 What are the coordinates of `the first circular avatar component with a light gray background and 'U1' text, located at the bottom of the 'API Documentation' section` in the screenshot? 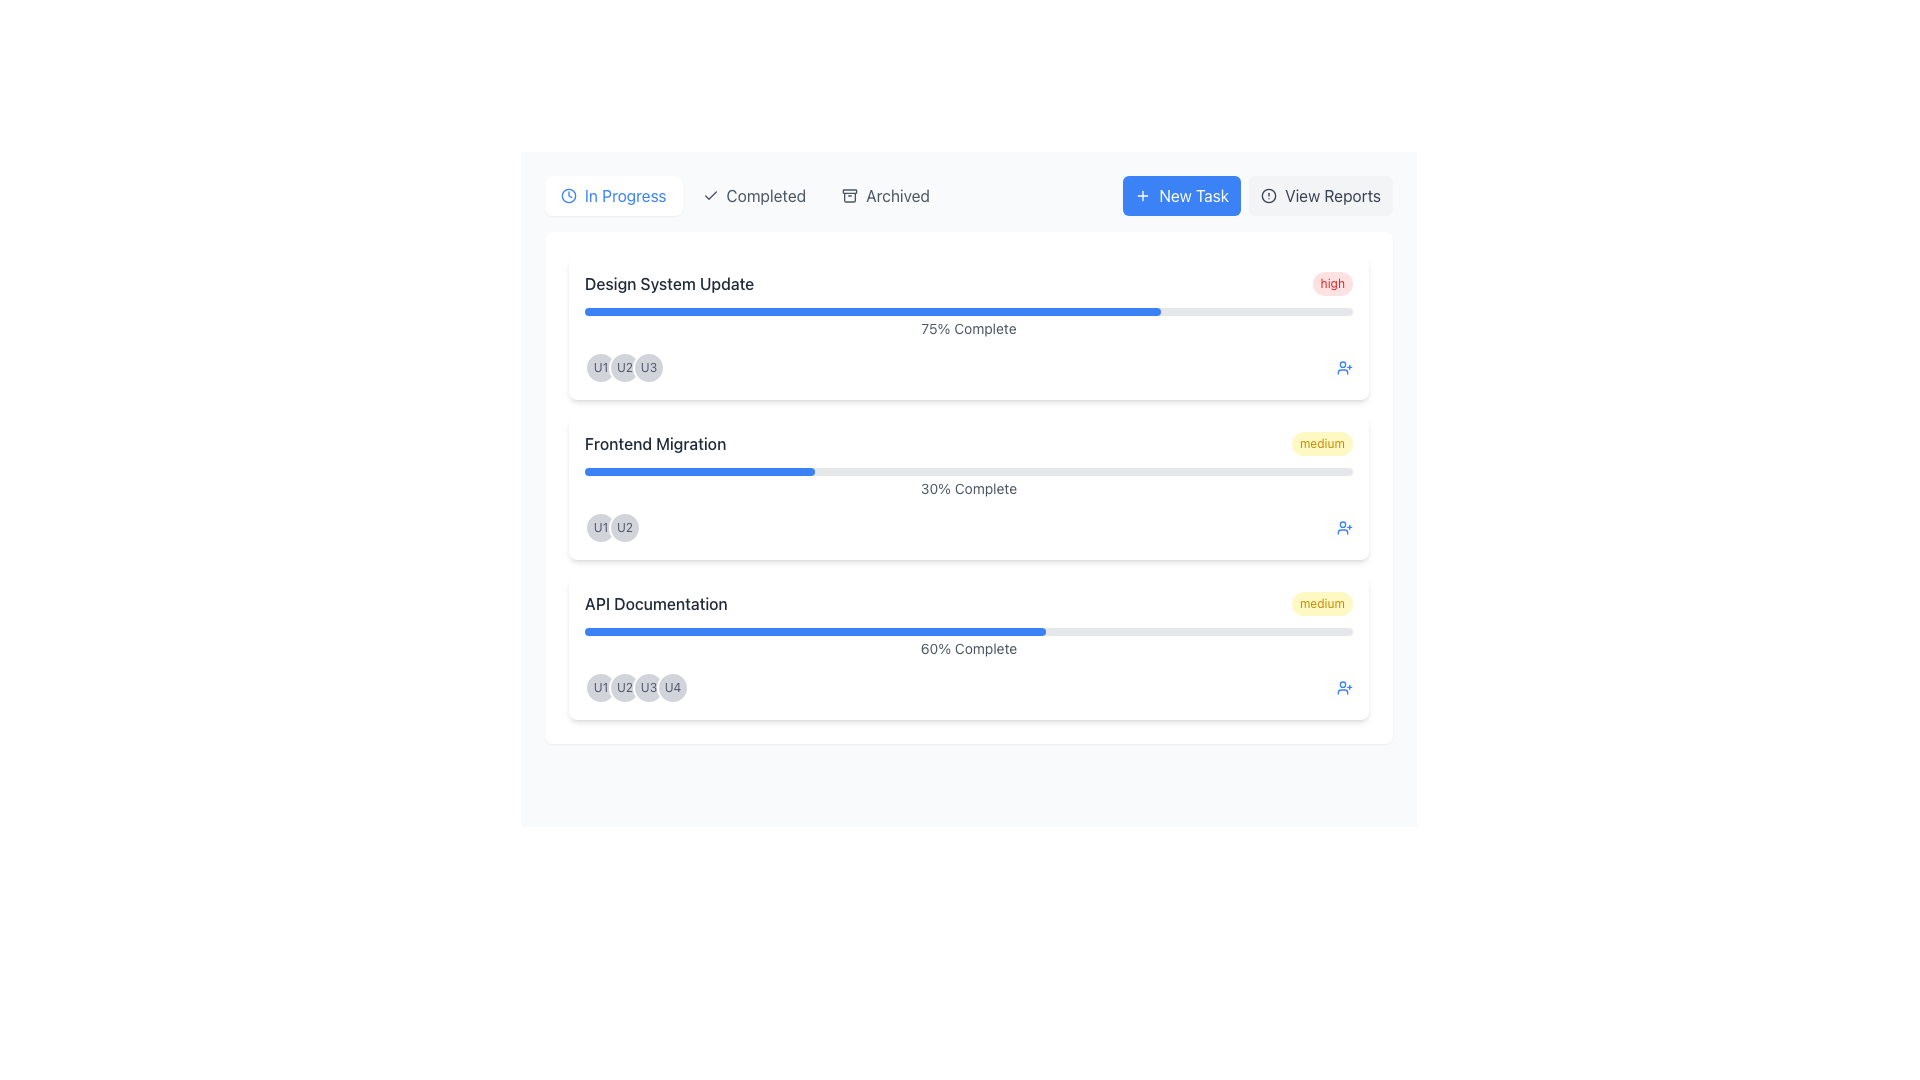 It's located at (599, 686).